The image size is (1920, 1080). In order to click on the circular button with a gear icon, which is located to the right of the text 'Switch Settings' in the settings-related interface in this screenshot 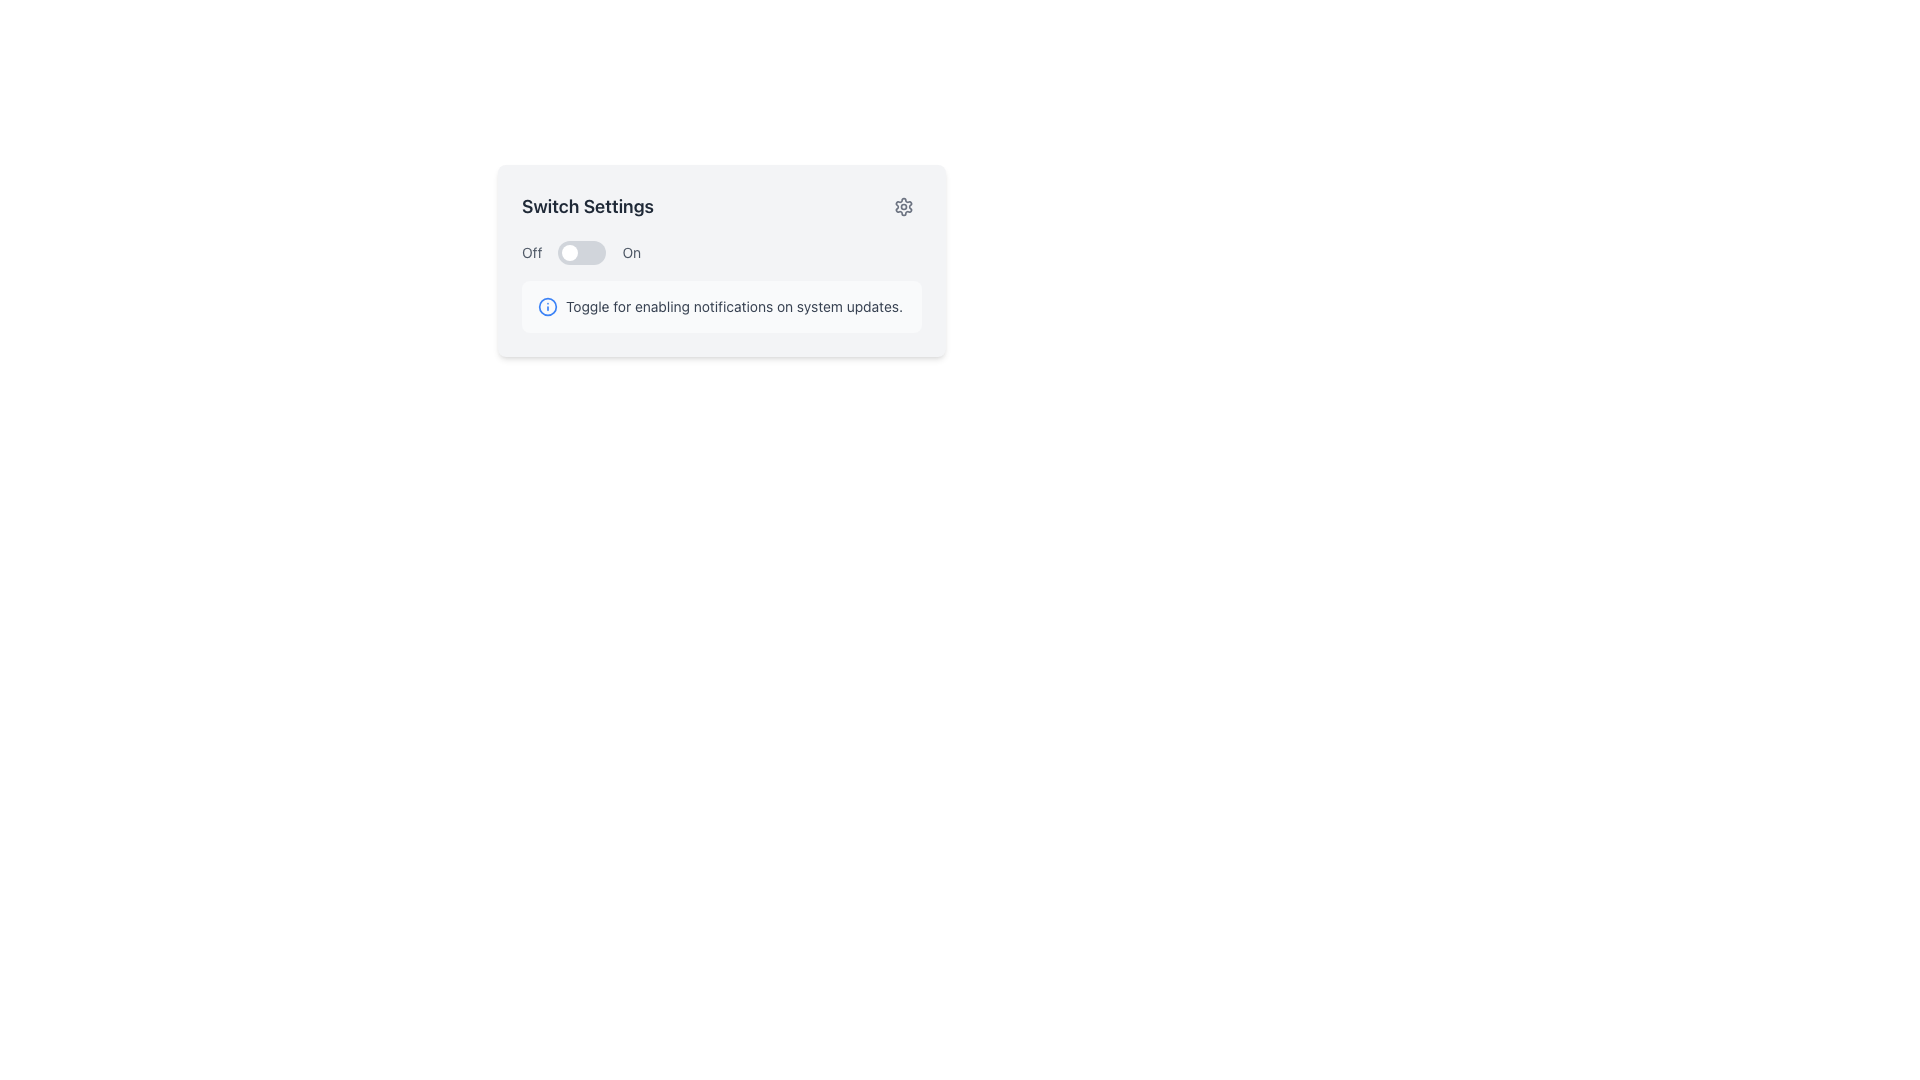, I will do `click(902, 207)`.